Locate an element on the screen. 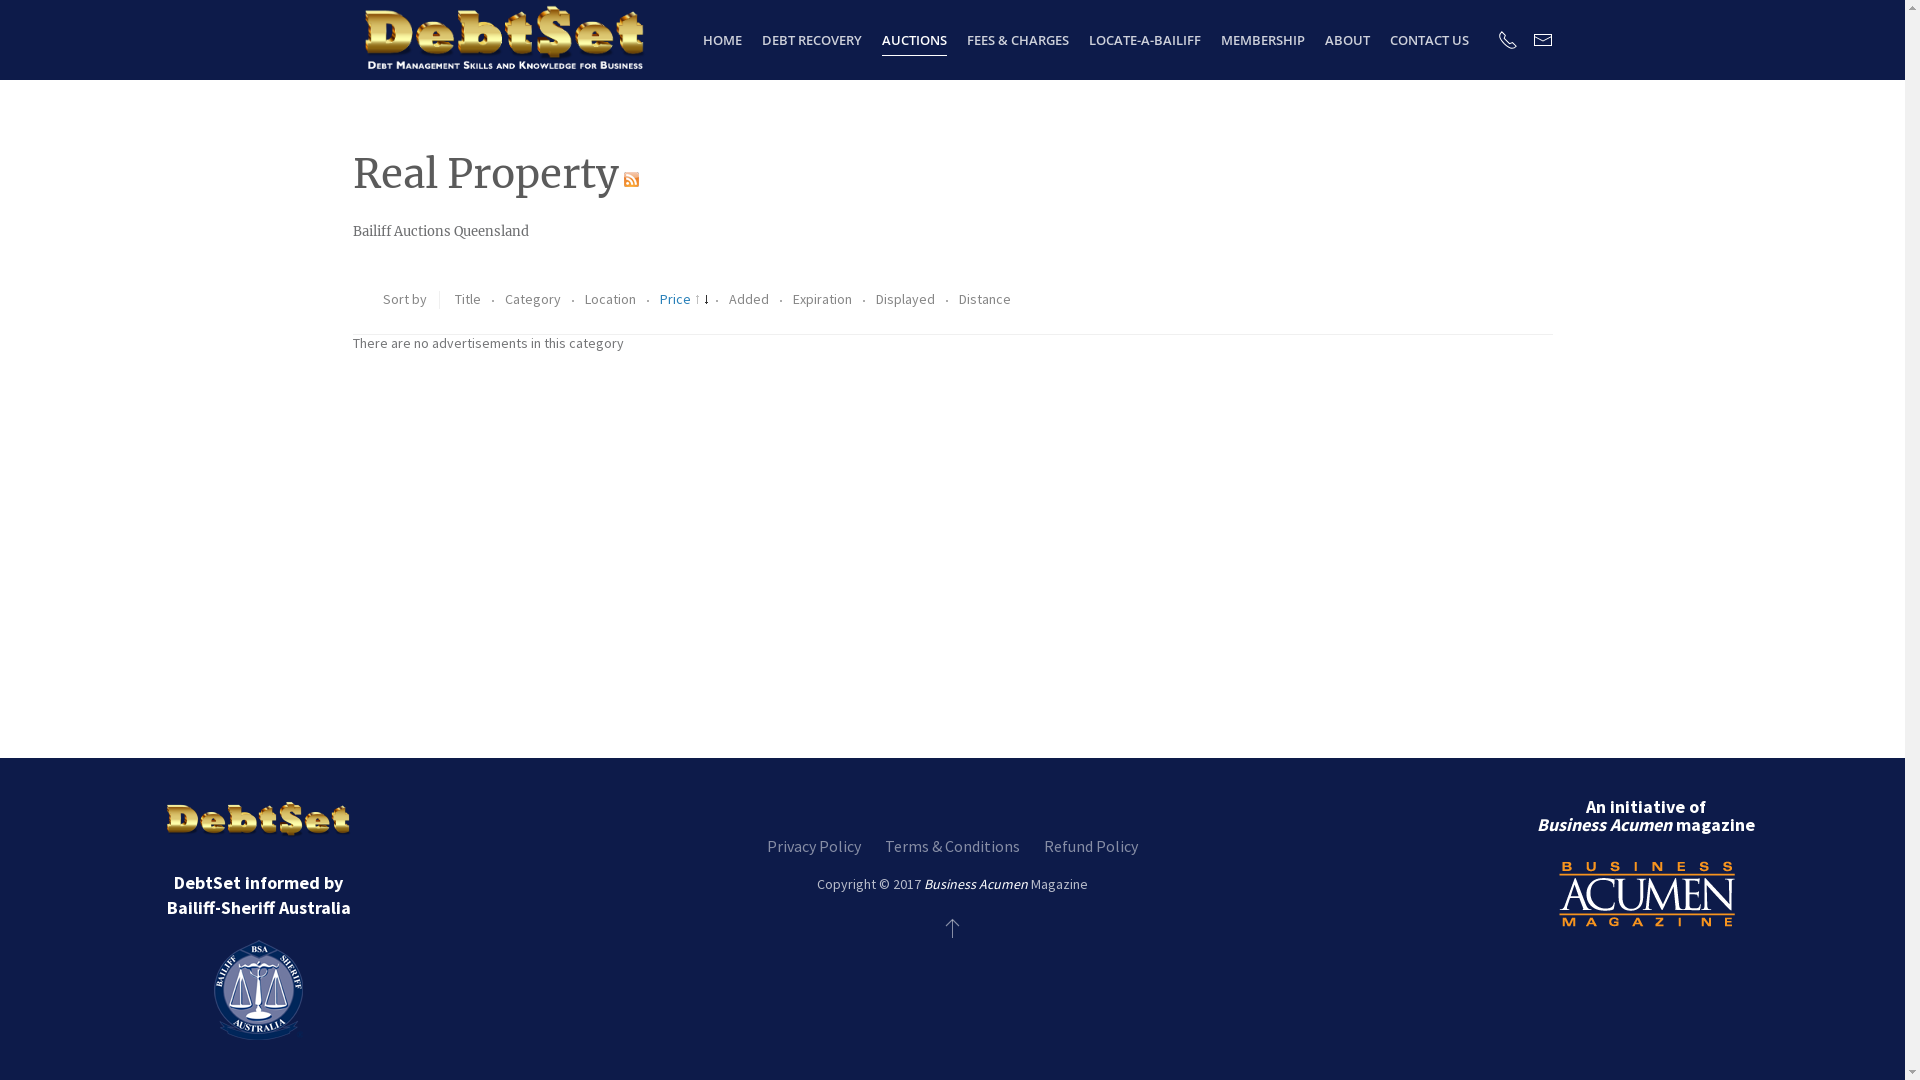 This screenshot has width=1920, height=1080. 'Category' is located at coordinates (533, 299).